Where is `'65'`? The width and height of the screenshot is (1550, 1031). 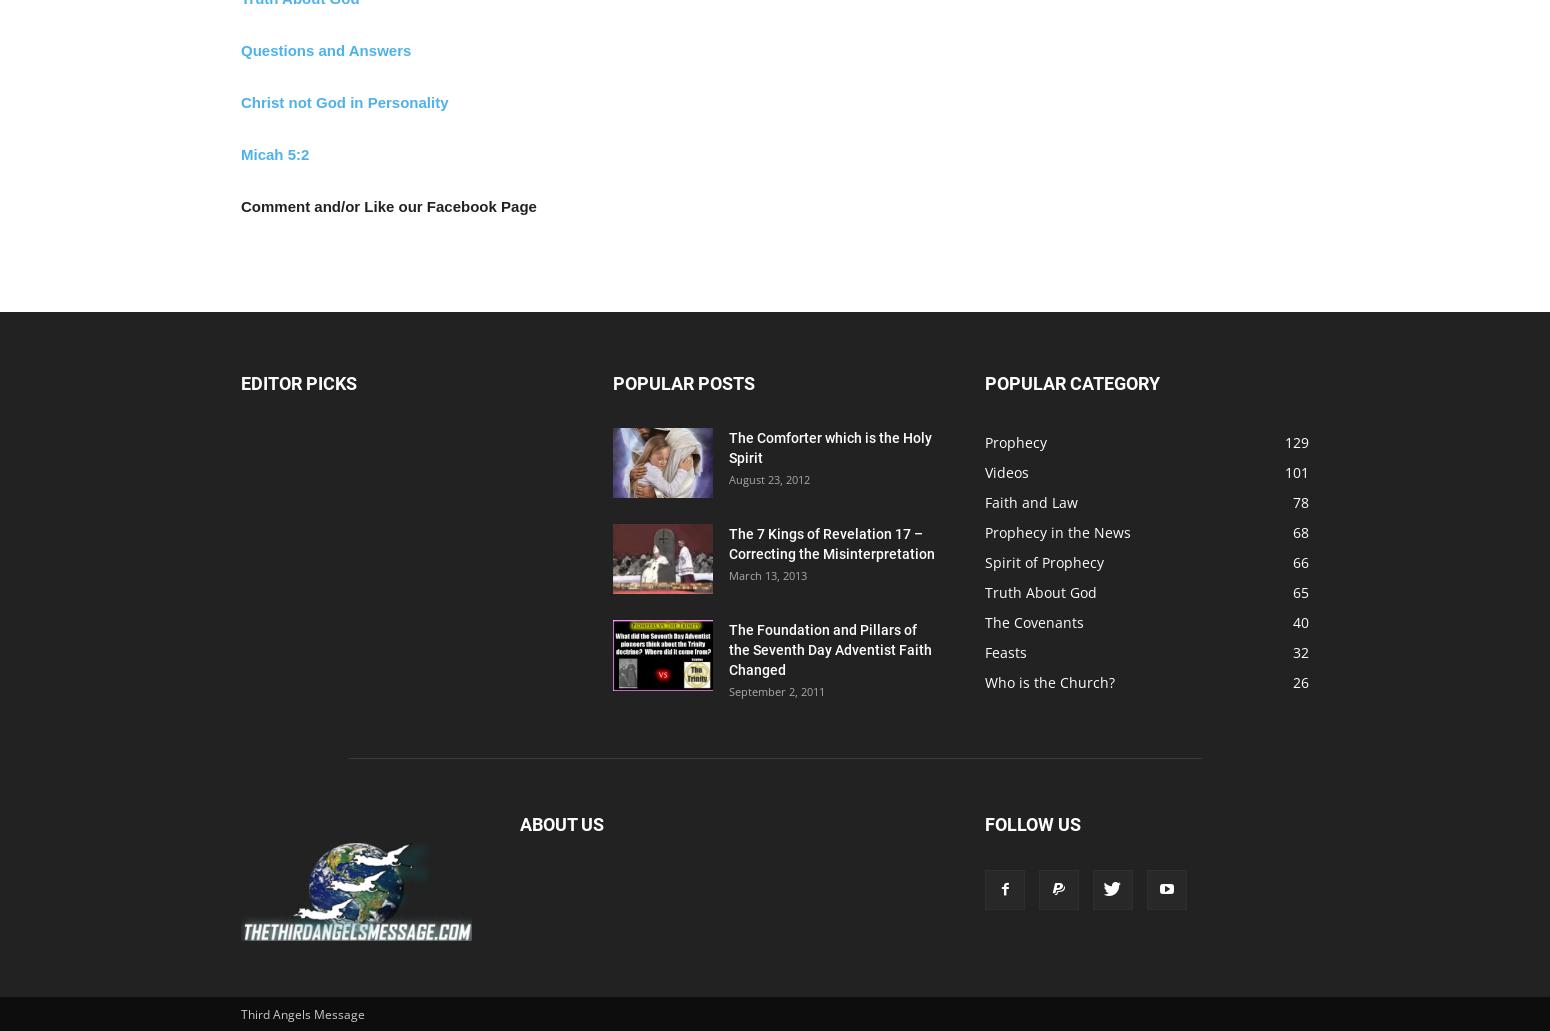
'65' is located at coordinates (1292, 591).